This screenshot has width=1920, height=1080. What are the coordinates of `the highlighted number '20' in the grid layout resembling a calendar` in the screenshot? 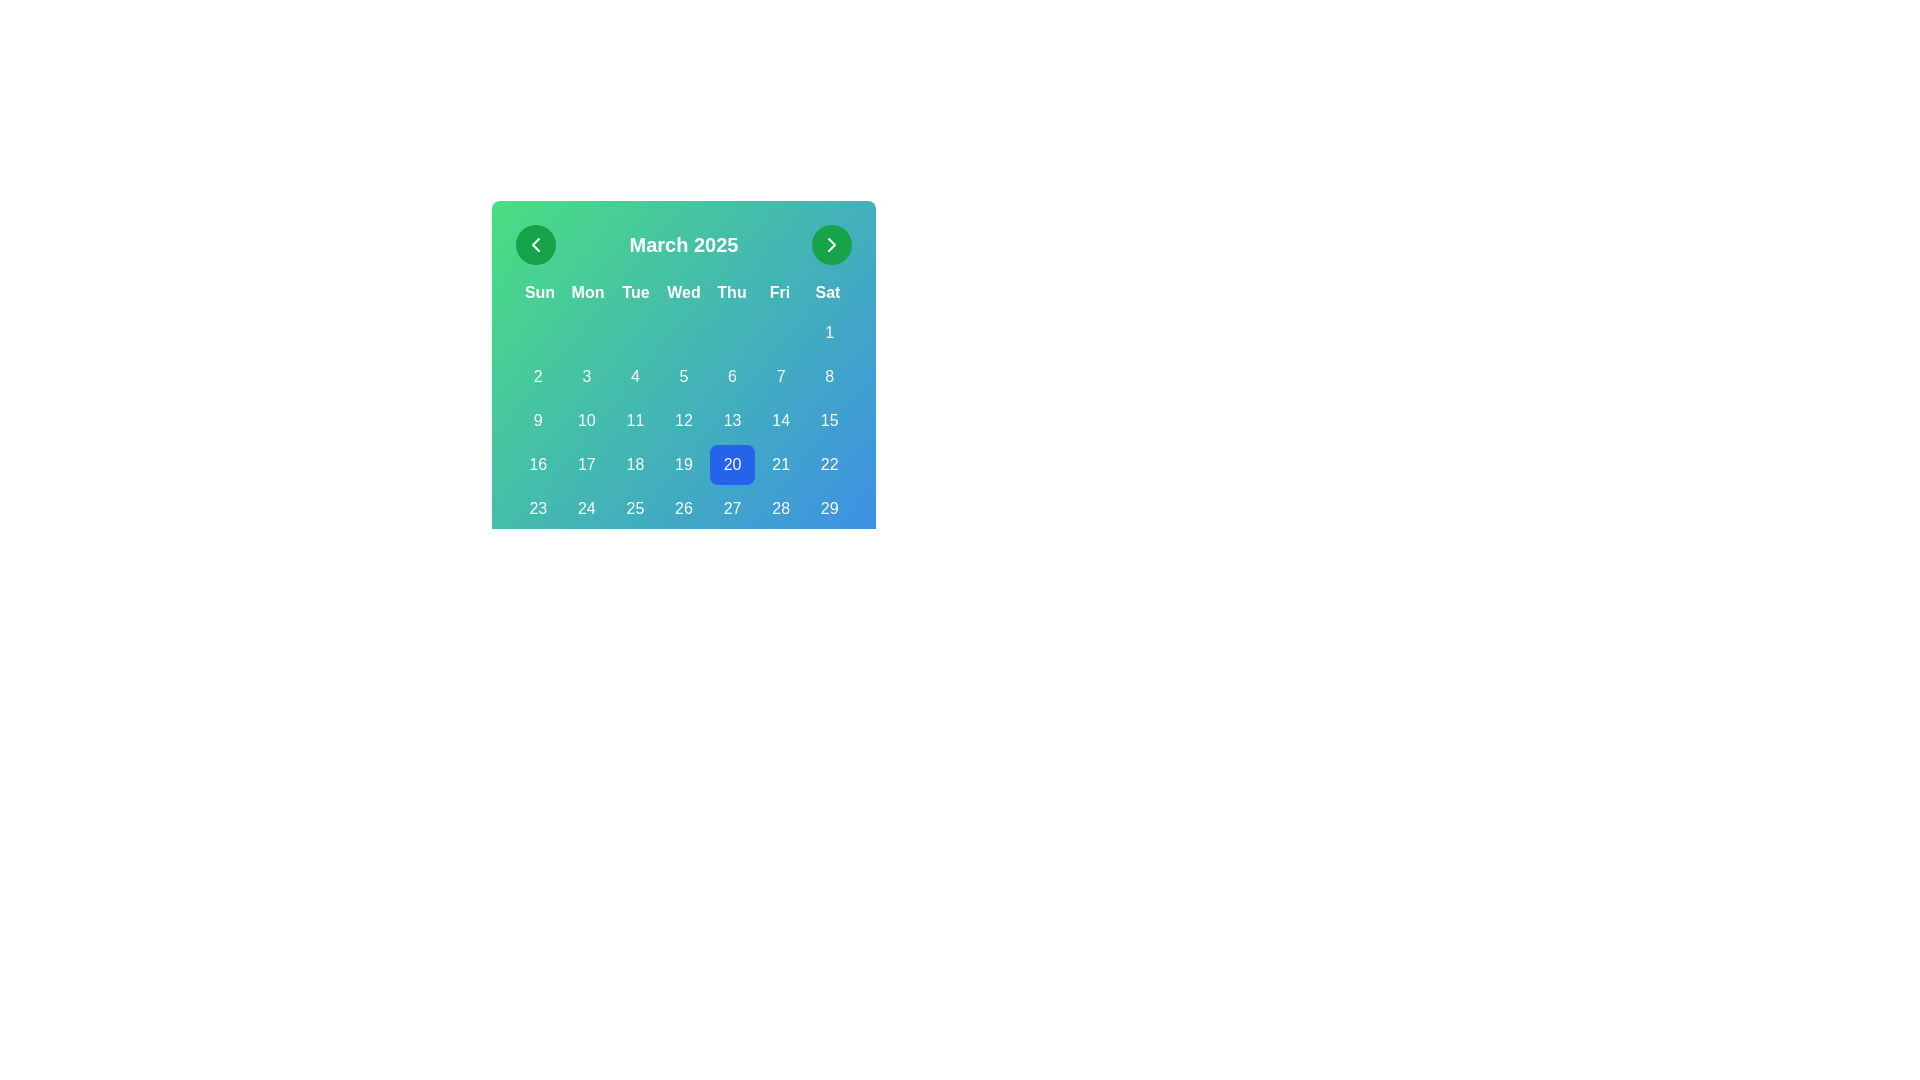 It's located at (684, 442).